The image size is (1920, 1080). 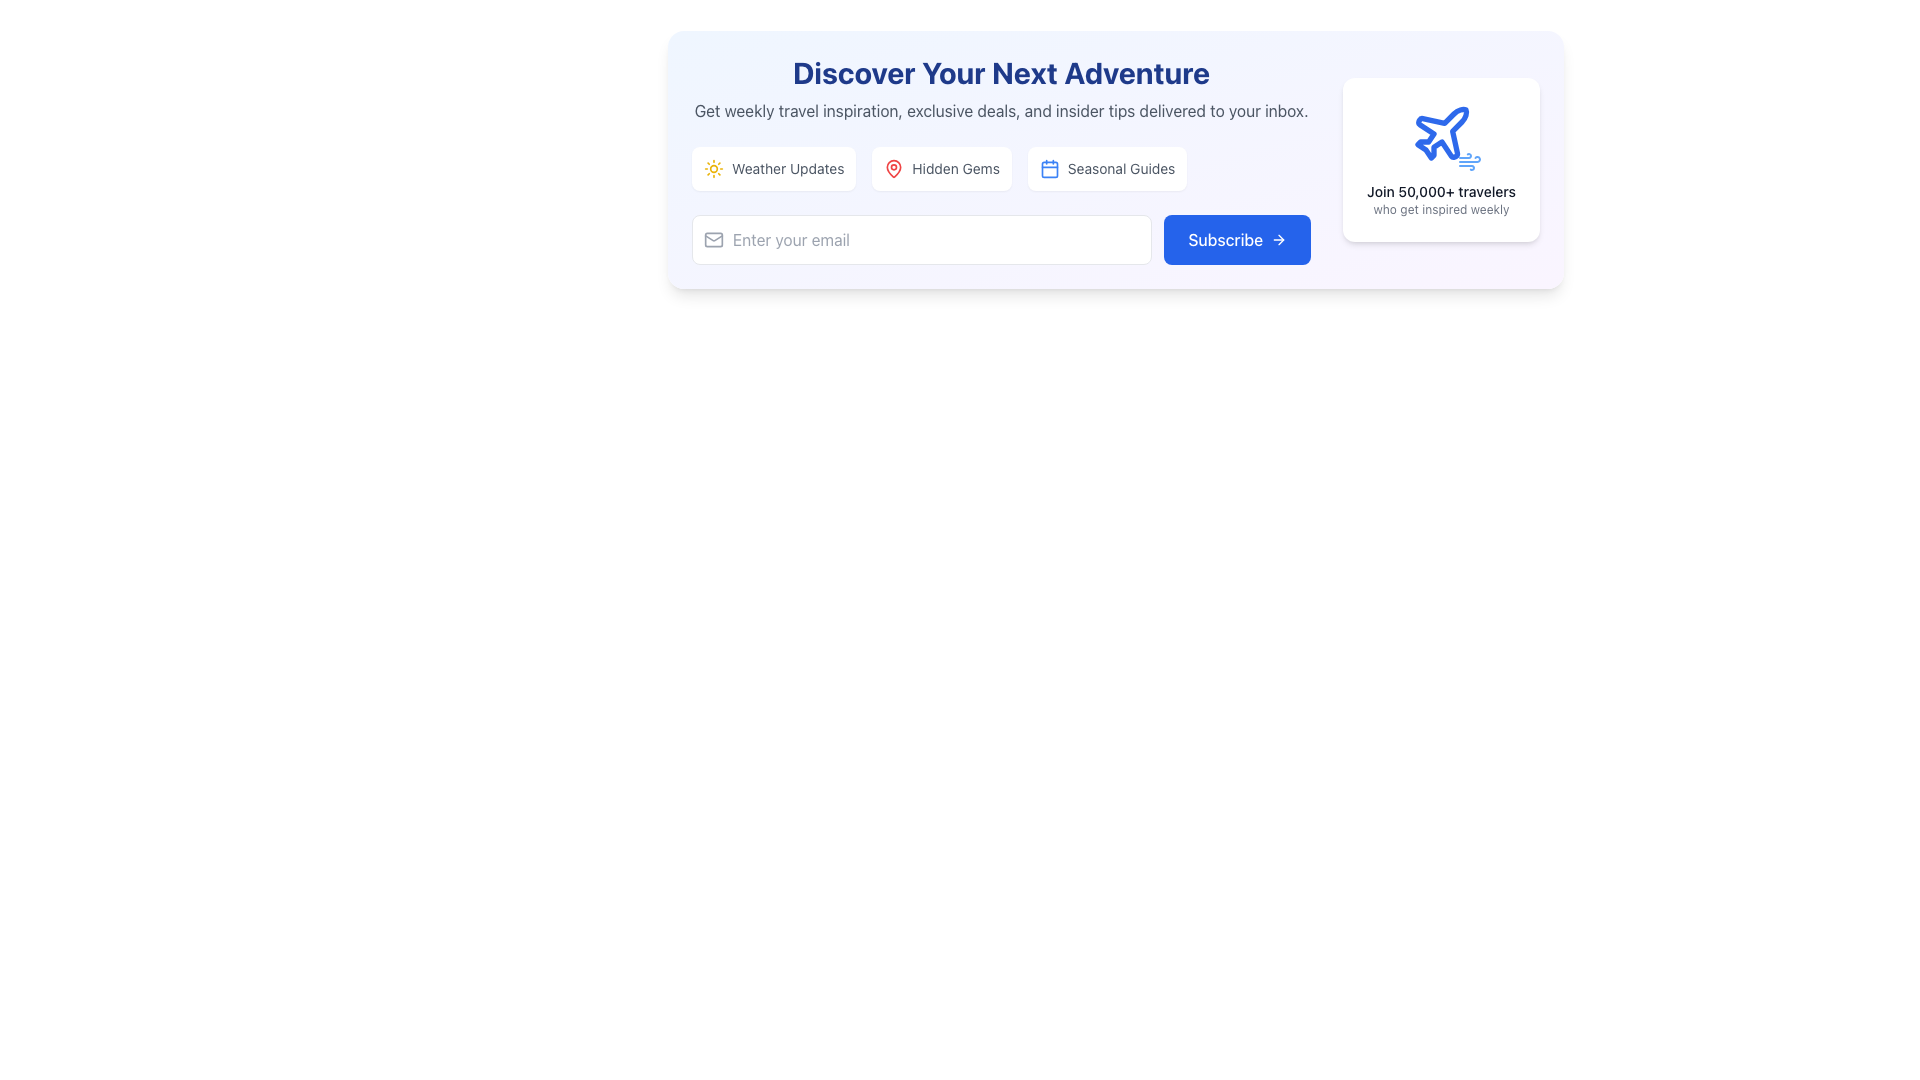 I want to click on the Icon that complements the 'Seasonal Guides' button, located to the left of the text in the same horizontal row, so click(x=1048, y=168).